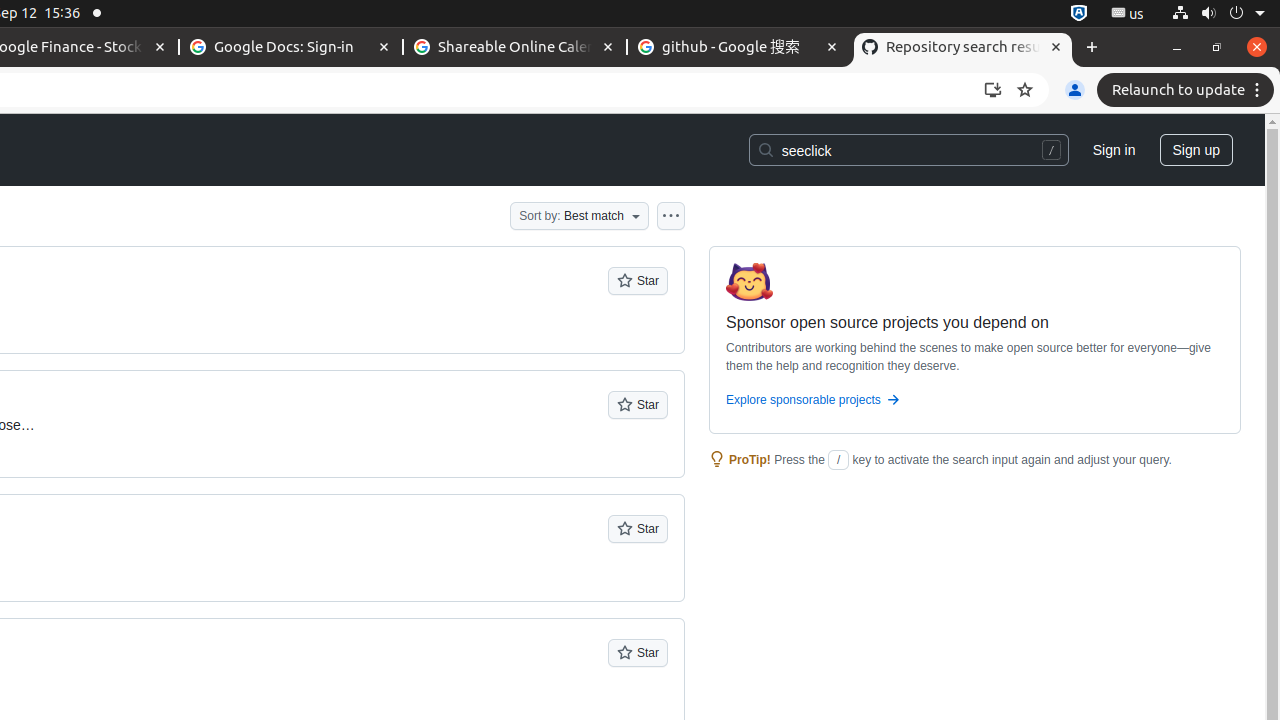 The height and width of the screenshot is (720, 1280). Describe the element at coordinates (1188, 90) in the screenshot. I see `'Relaunch to update'` at that location.